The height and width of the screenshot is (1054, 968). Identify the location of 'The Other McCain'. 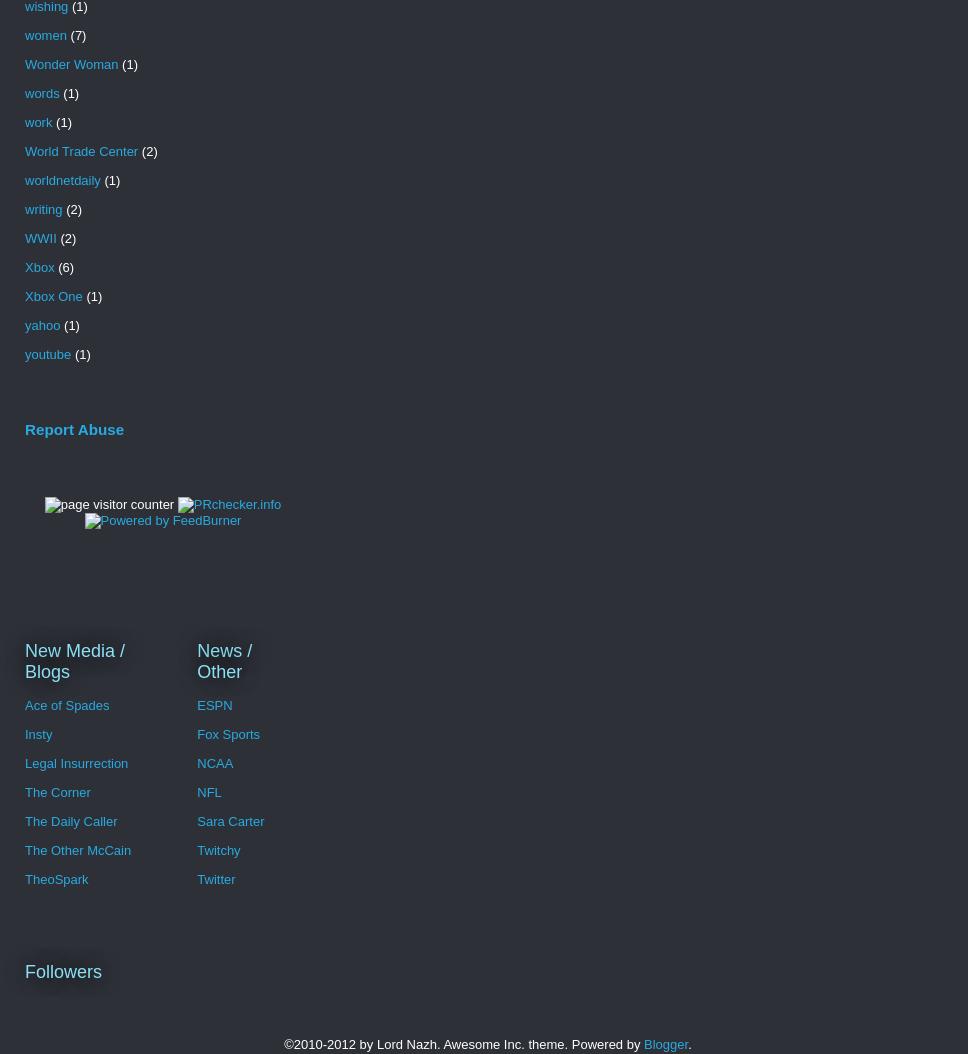
(77, 850).